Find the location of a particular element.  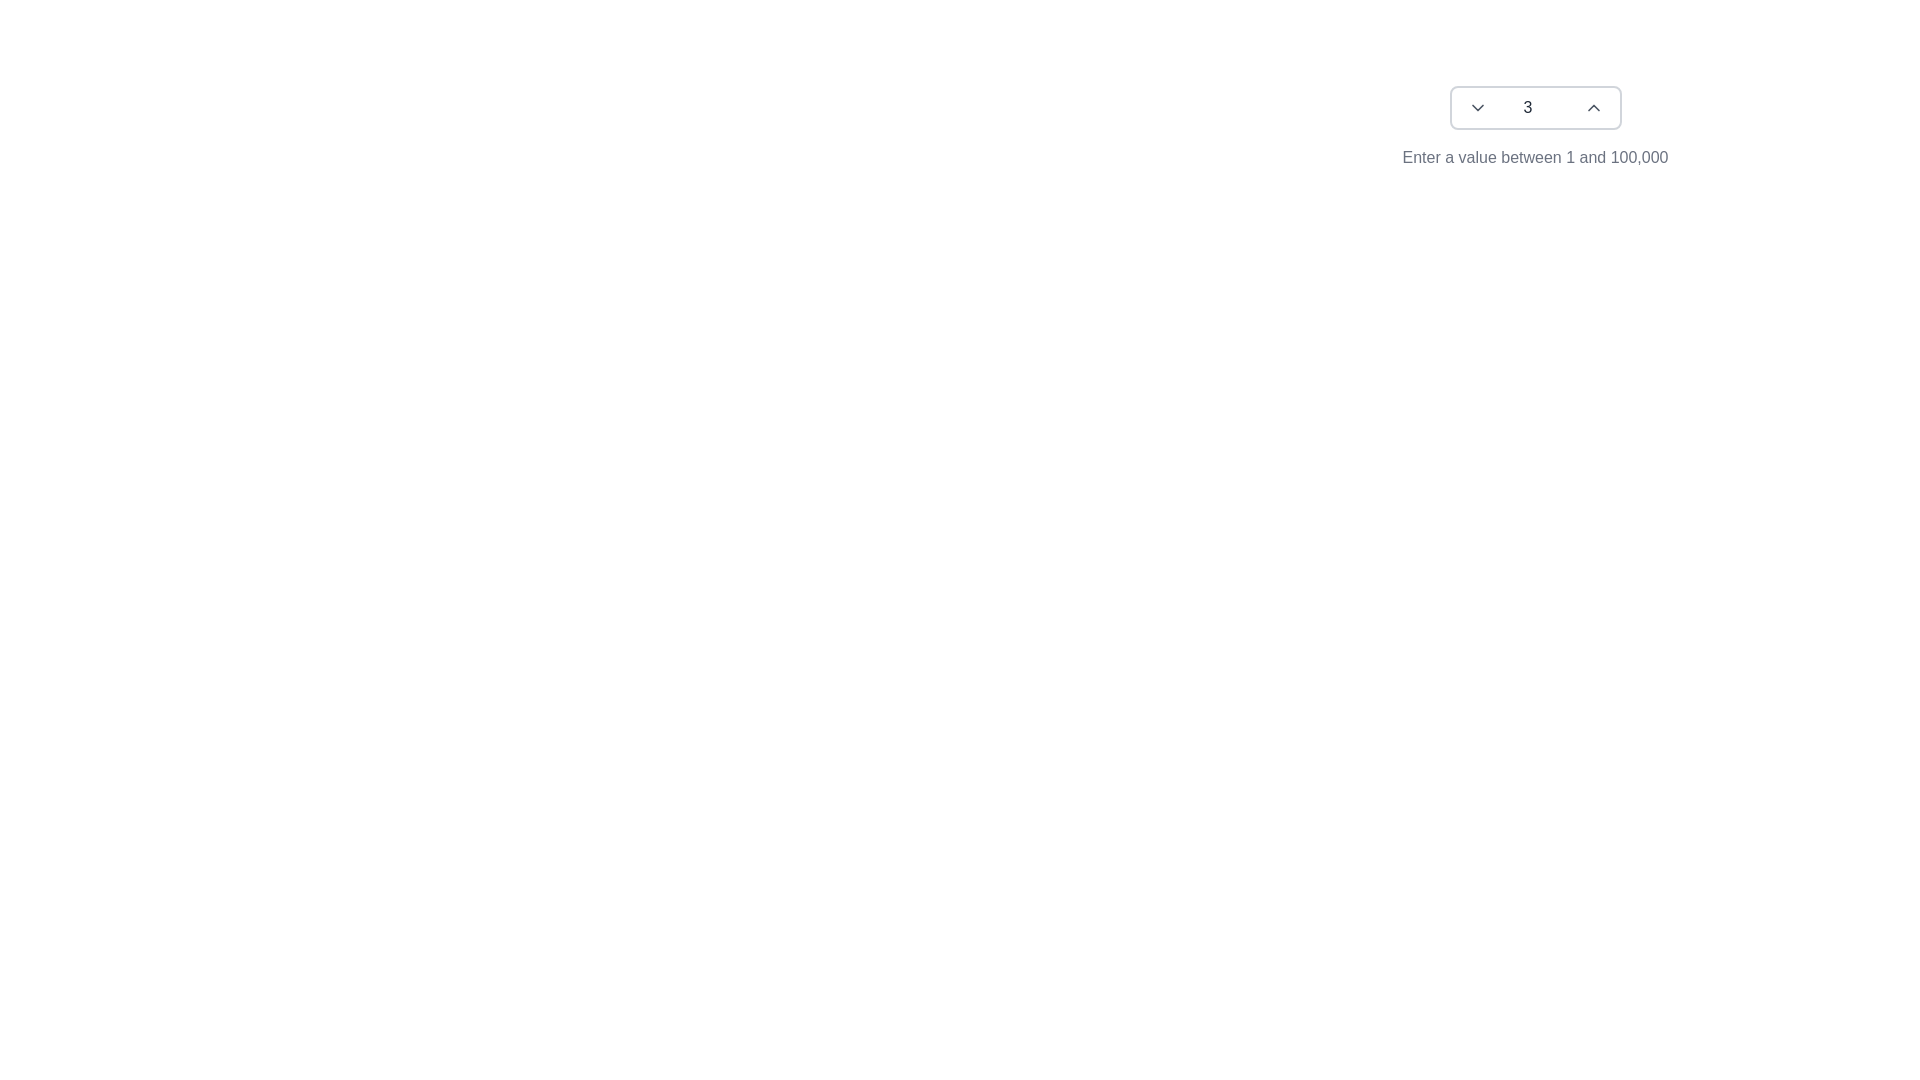

the increment button located at the far right of the numerical input field is located at coordinates (1592, 108).